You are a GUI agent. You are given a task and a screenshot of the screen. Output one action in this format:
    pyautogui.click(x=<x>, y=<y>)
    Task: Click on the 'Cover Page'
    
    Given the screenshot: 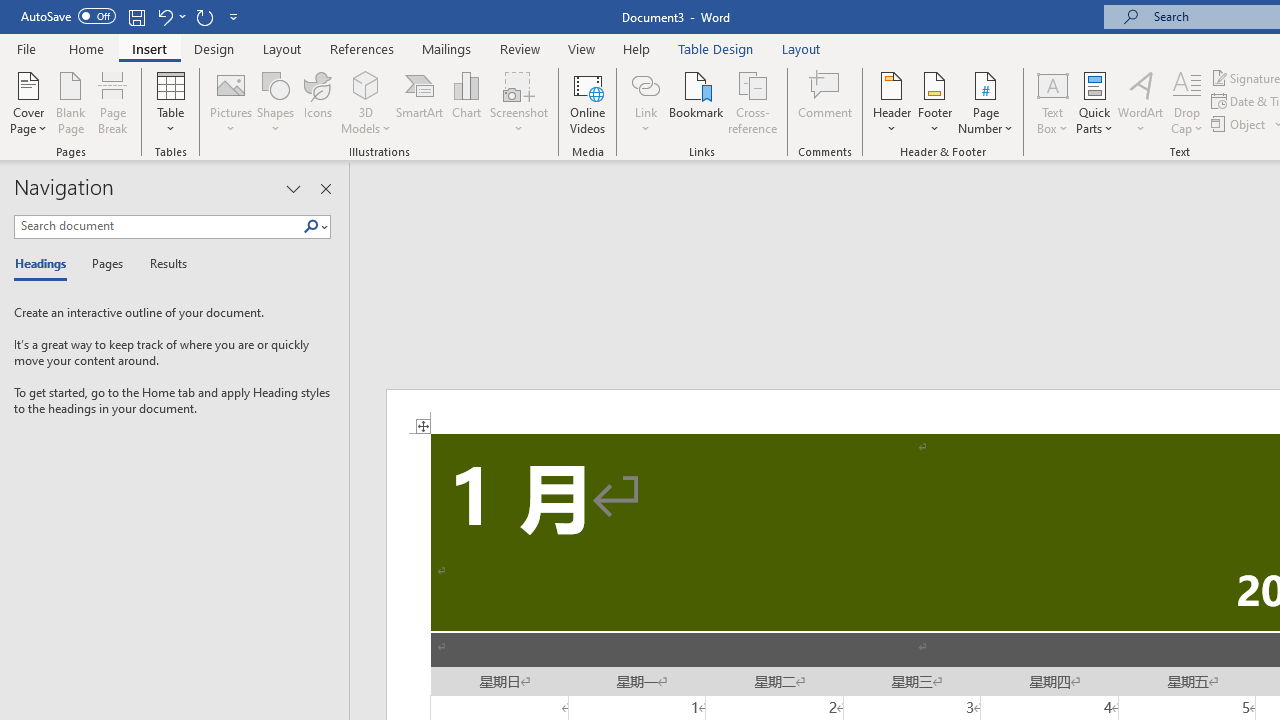 What is the action you would take?
    pyautogui.click(x=28, y=103)
    